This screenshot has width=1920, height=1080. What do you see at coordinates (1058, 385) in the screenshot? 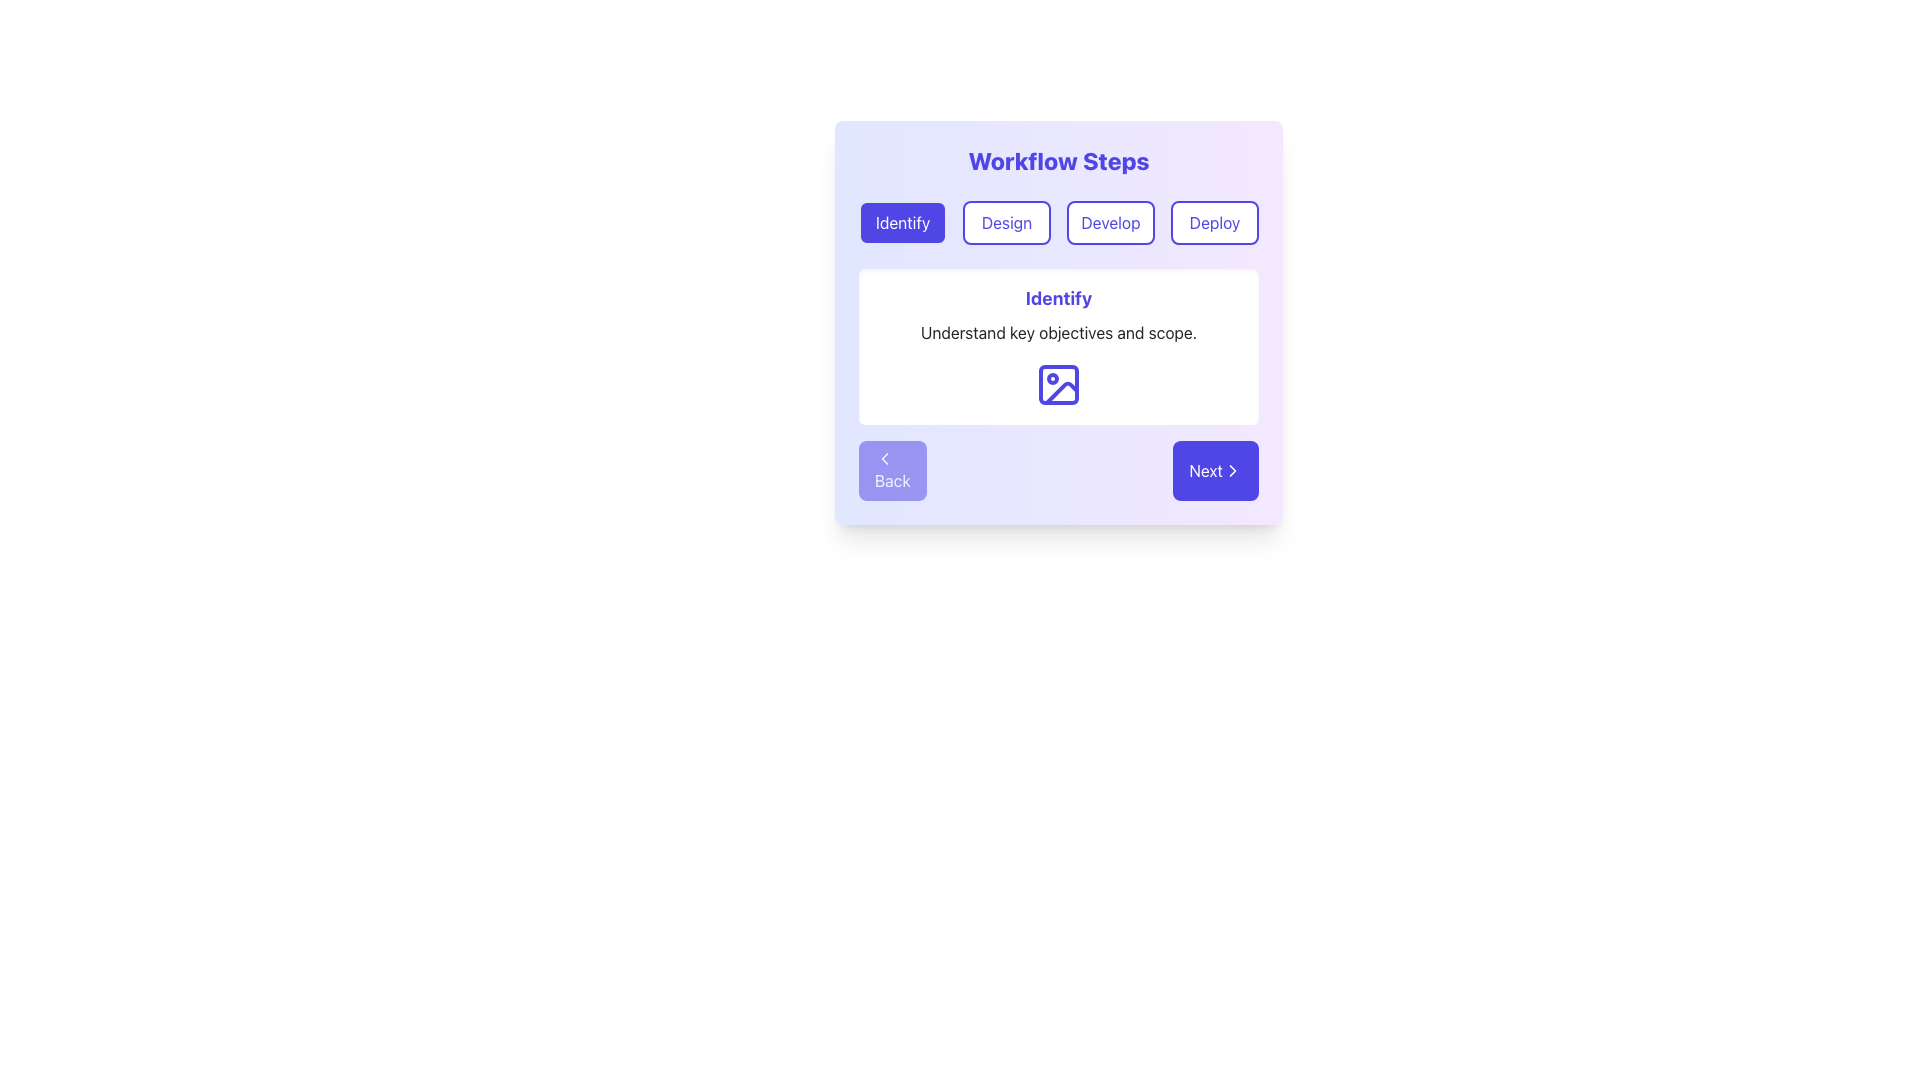
I see `the icon or SVG graphic that symbolizes the 'Identify' section, located below the text block in a white box` at bounding box center [1058, 385].